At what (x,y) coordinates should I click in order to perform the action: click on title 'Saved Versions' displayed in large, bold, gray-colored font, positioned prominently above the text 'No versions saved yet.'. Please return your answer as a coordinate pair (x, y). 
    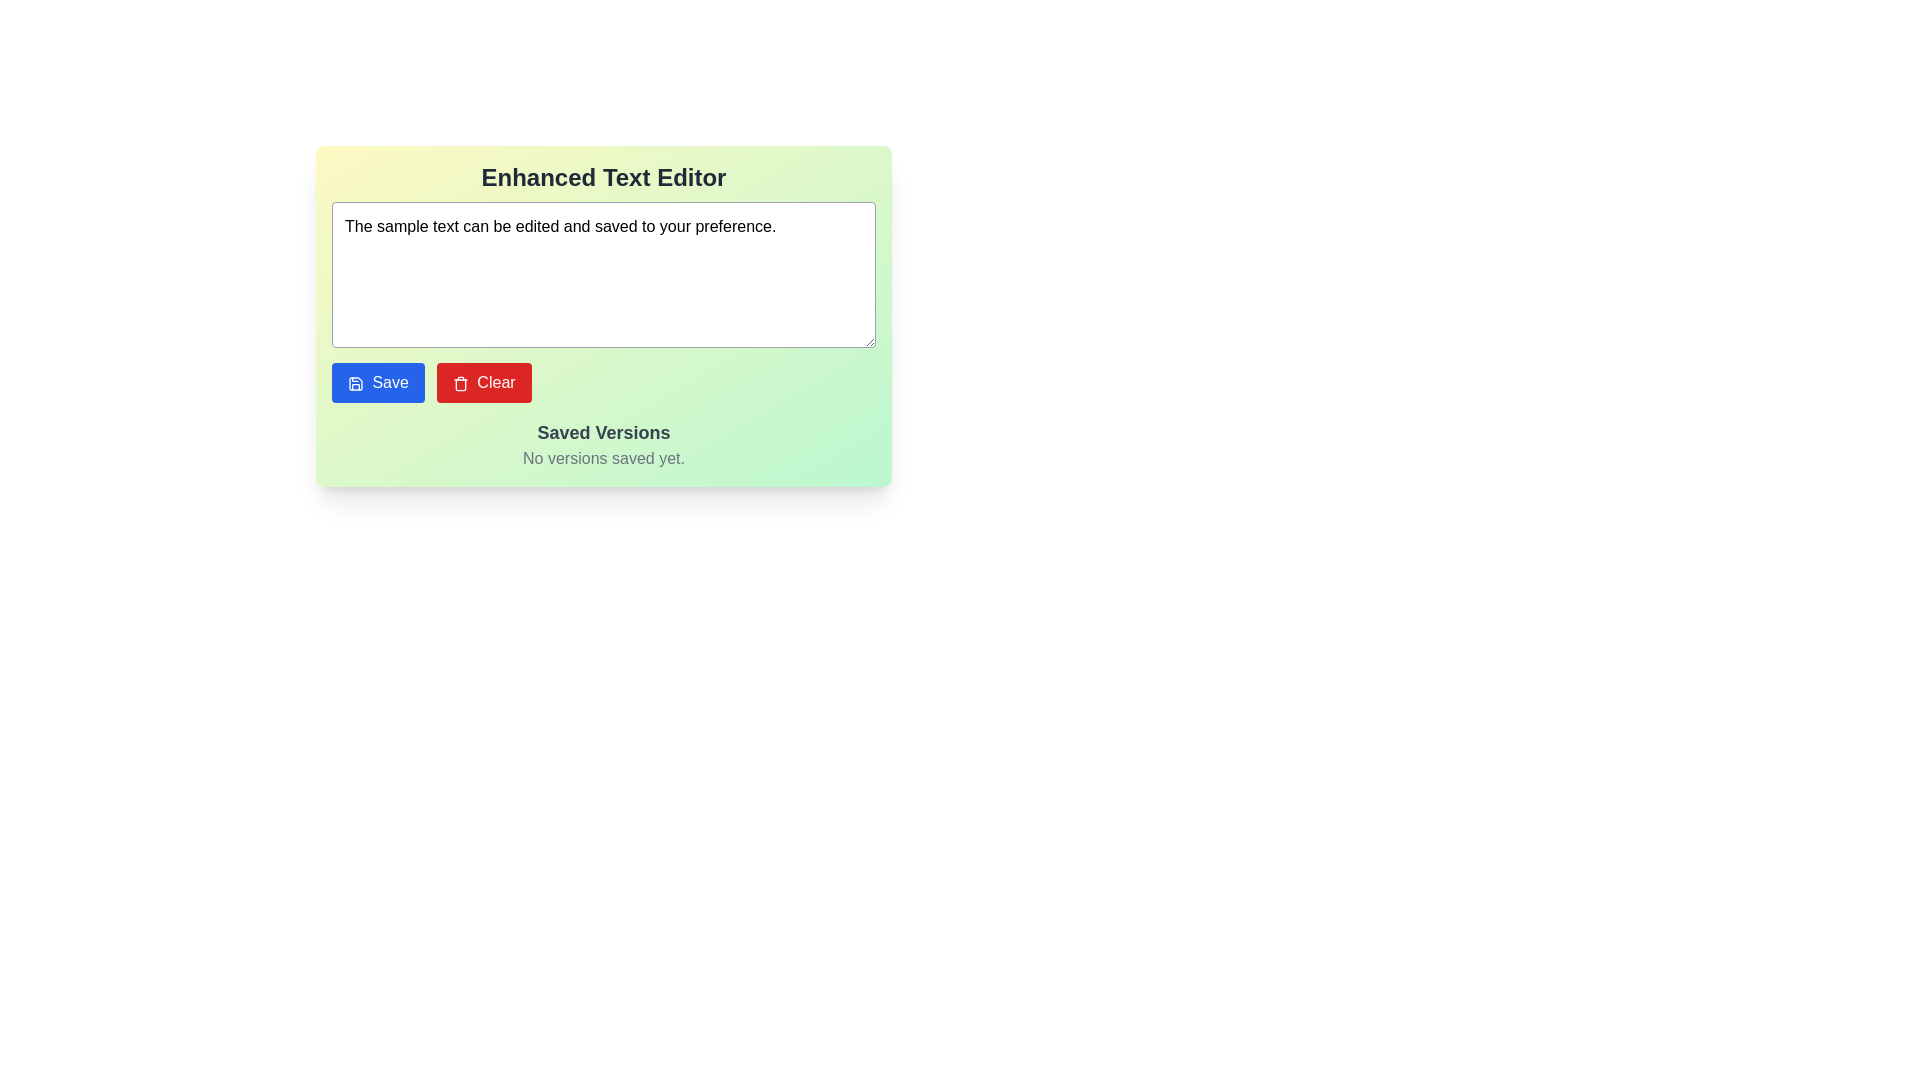
    Looking at the image, I should click on (603, 431).